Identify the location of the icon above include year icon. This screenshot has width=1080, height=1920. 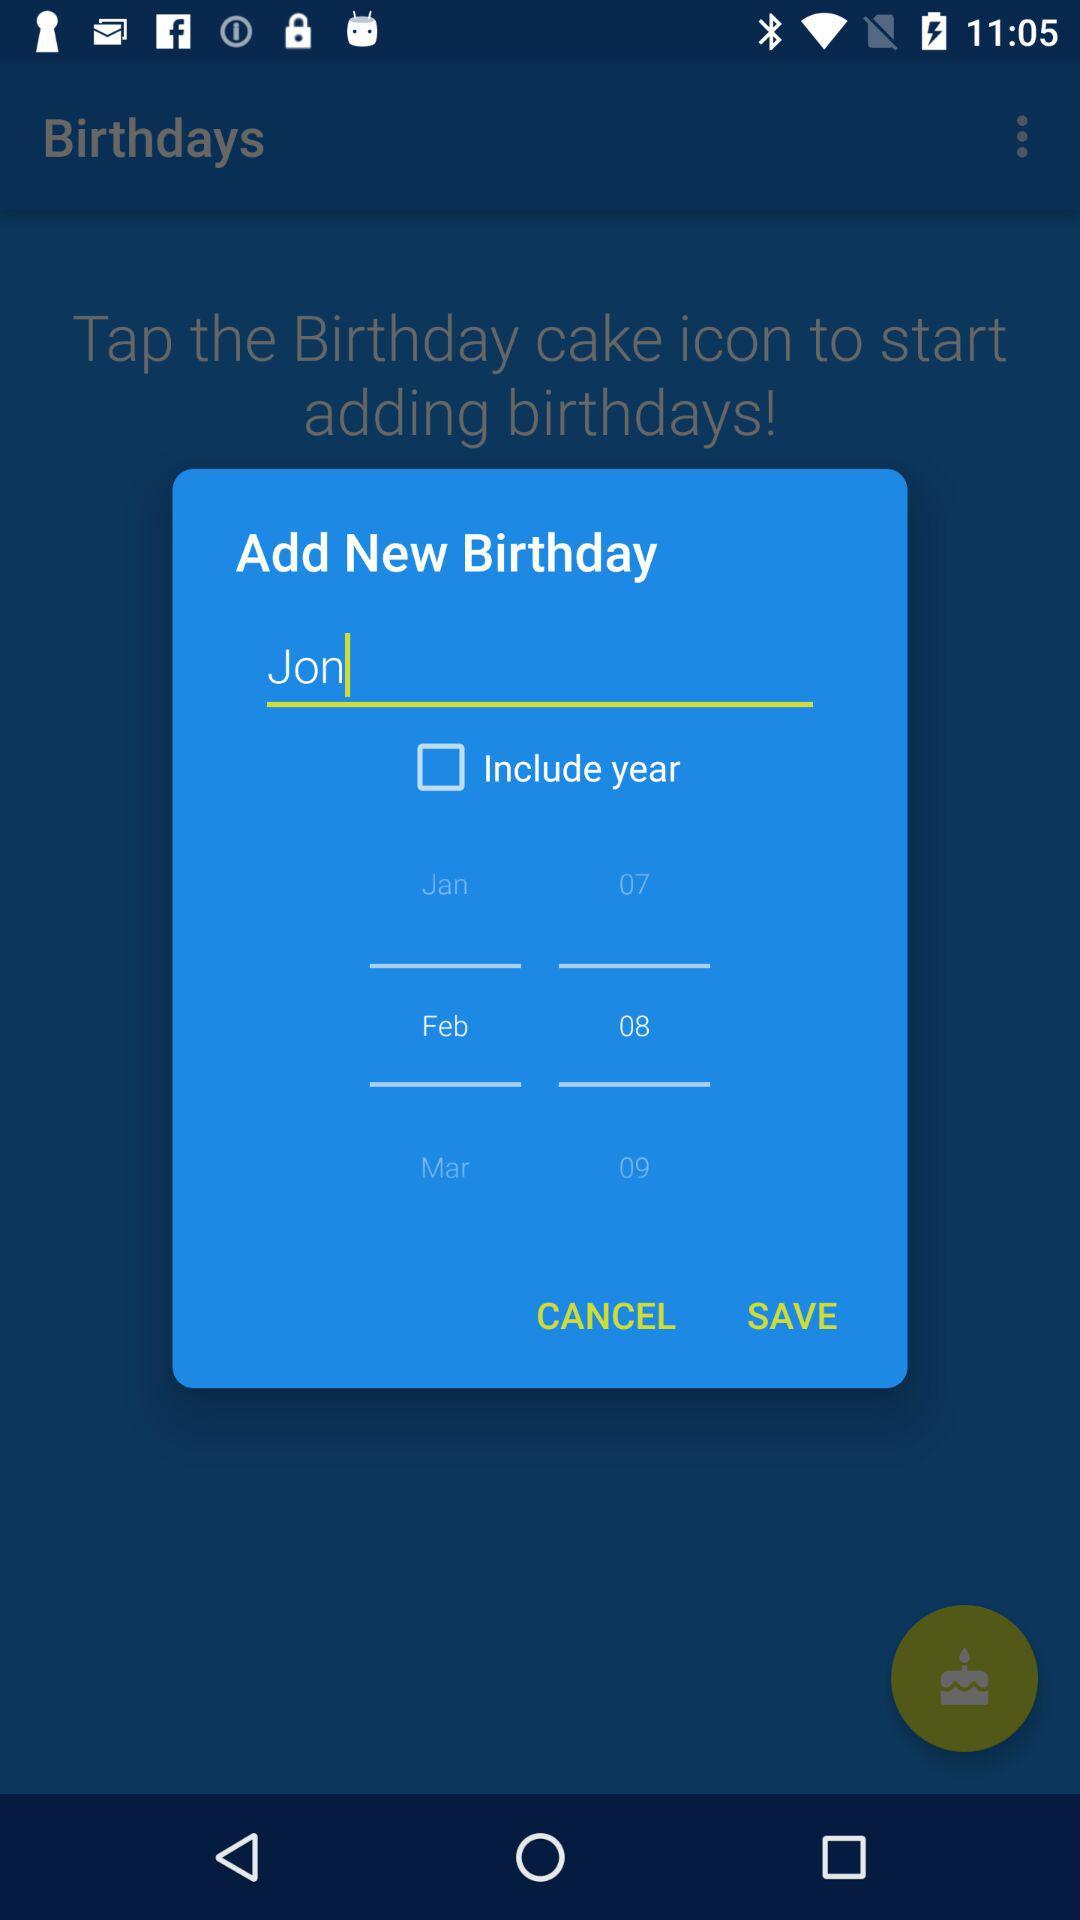
(540, 666).